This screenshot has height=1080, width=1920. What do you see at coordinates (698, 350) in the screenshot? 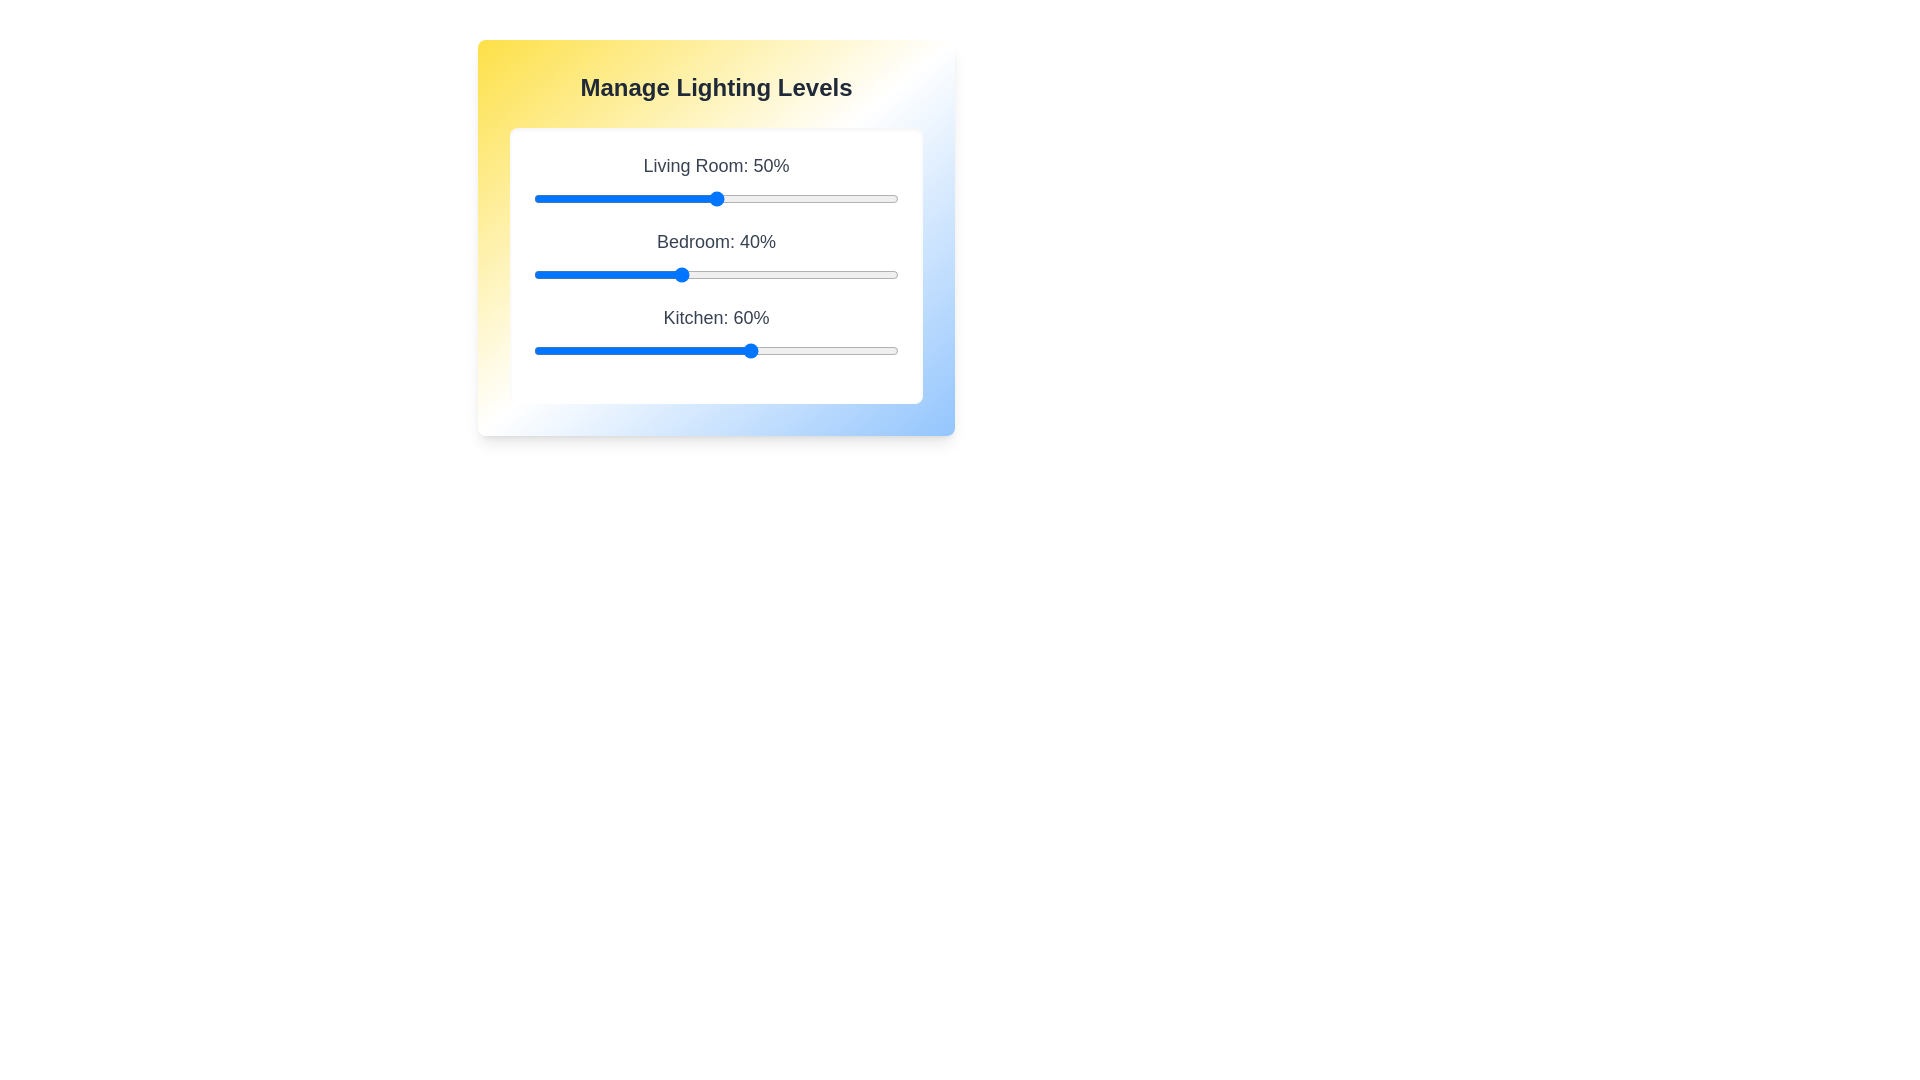
I see `the Kitchen lighting level to 45% using the slider` at bounding box center [698, 350].